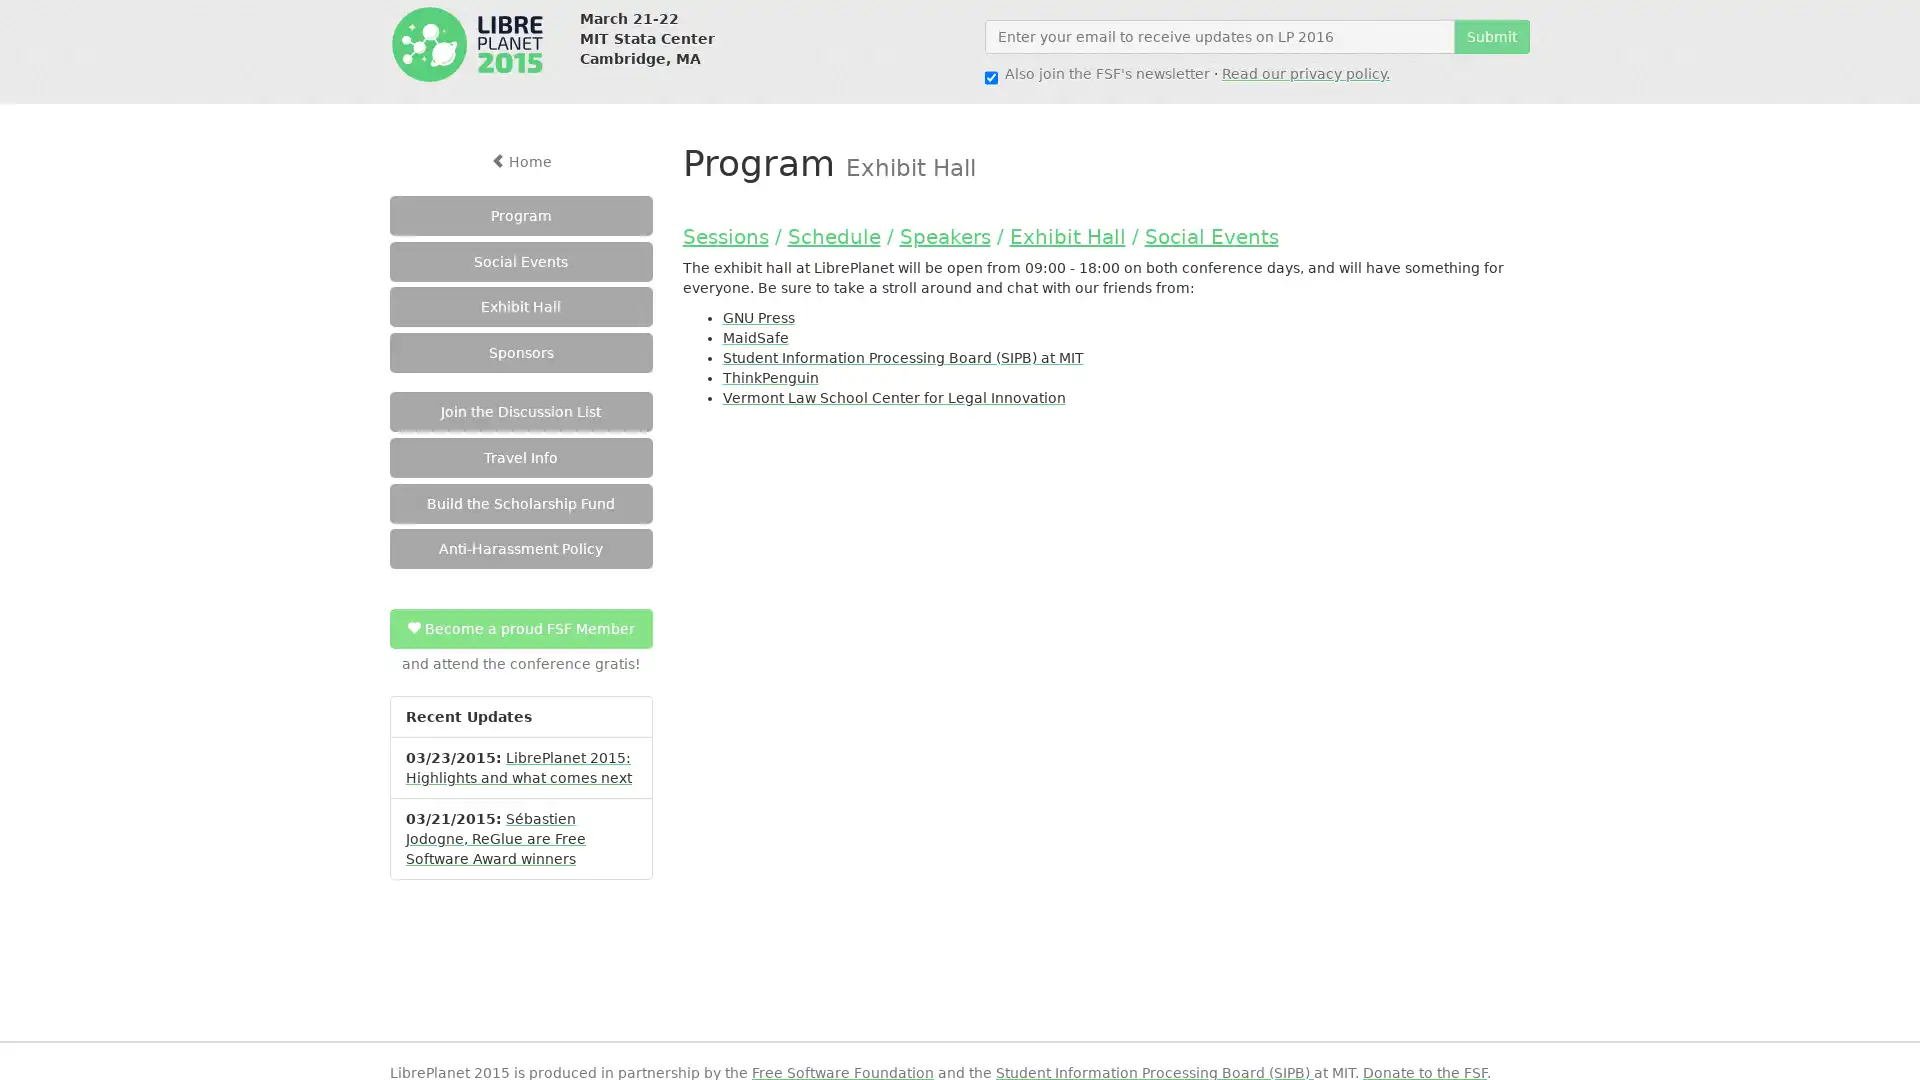  I want to click on Submit, so click(1492, 37).